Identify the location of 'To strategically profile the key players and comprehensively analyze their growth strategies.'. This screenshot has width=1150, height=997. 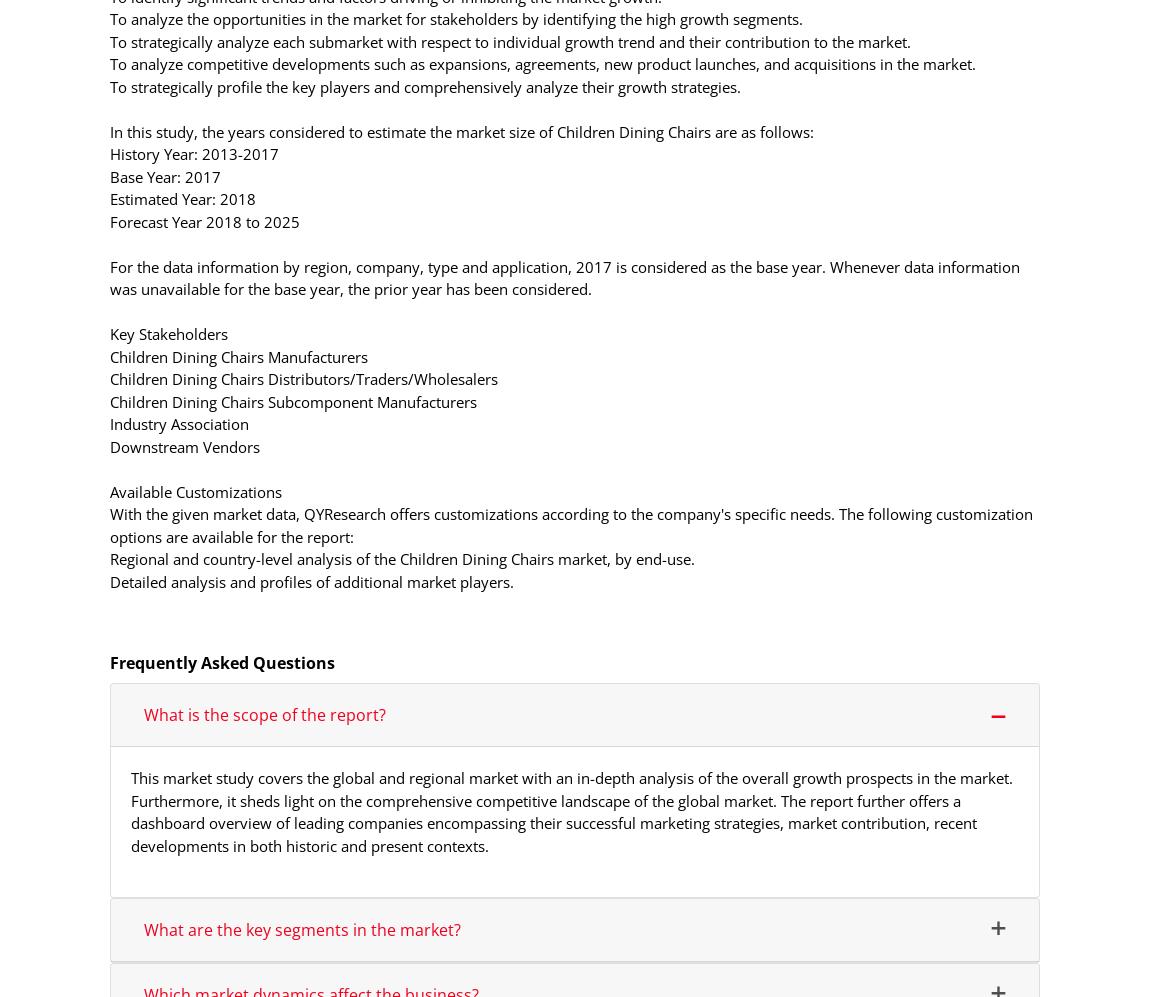
(425, 85).